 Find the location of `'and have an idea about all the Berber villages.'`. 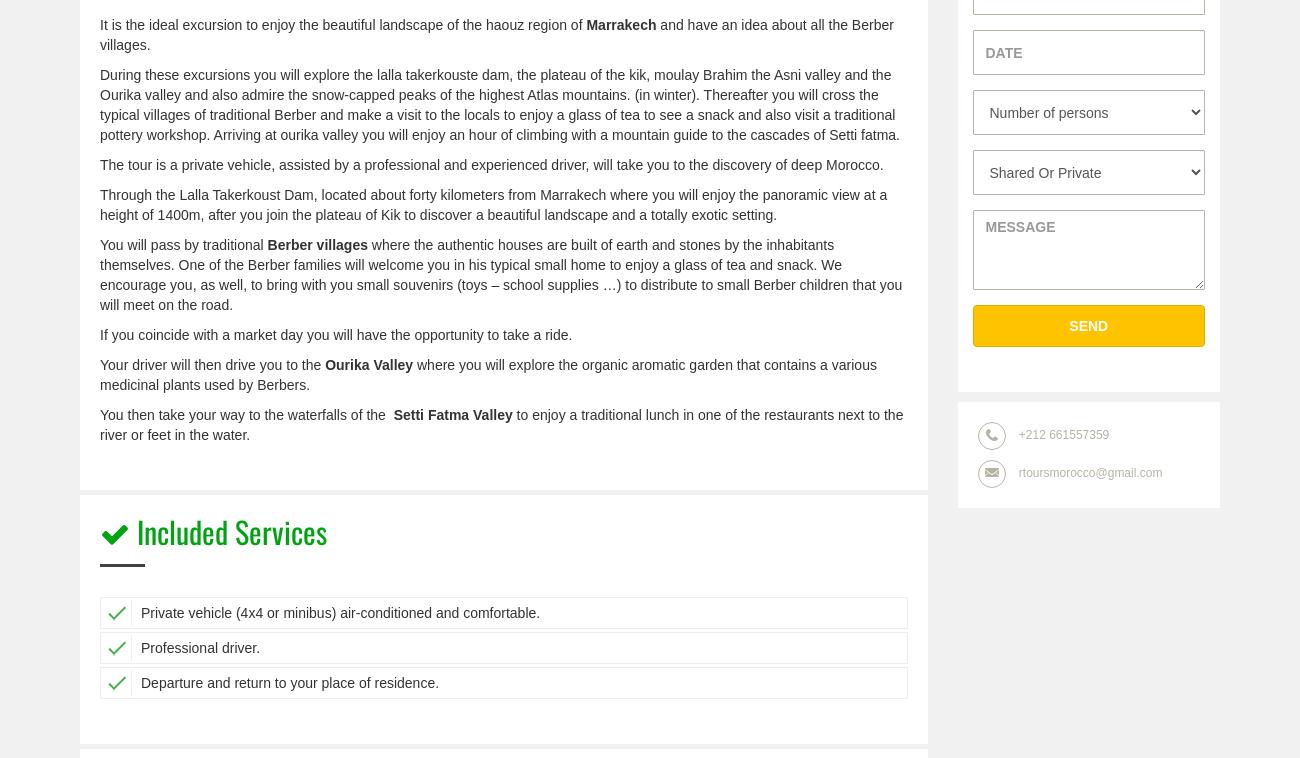

'and have an idea about all the Berber villages.' is located at coordinates (496, 33).